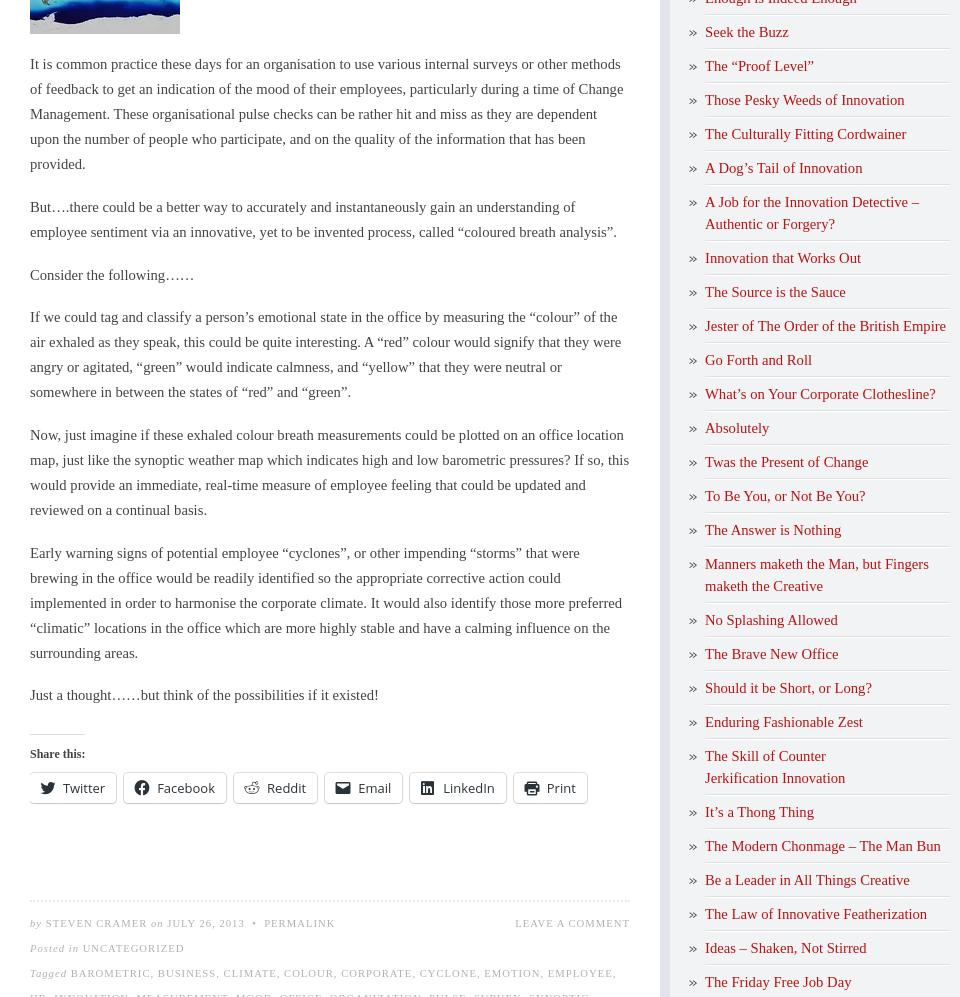 Image resolution: width=960 pixels, height=997 pixels. Describe the element at coordinates (36, 922) in the screenshot. I see `'by'` at that location.